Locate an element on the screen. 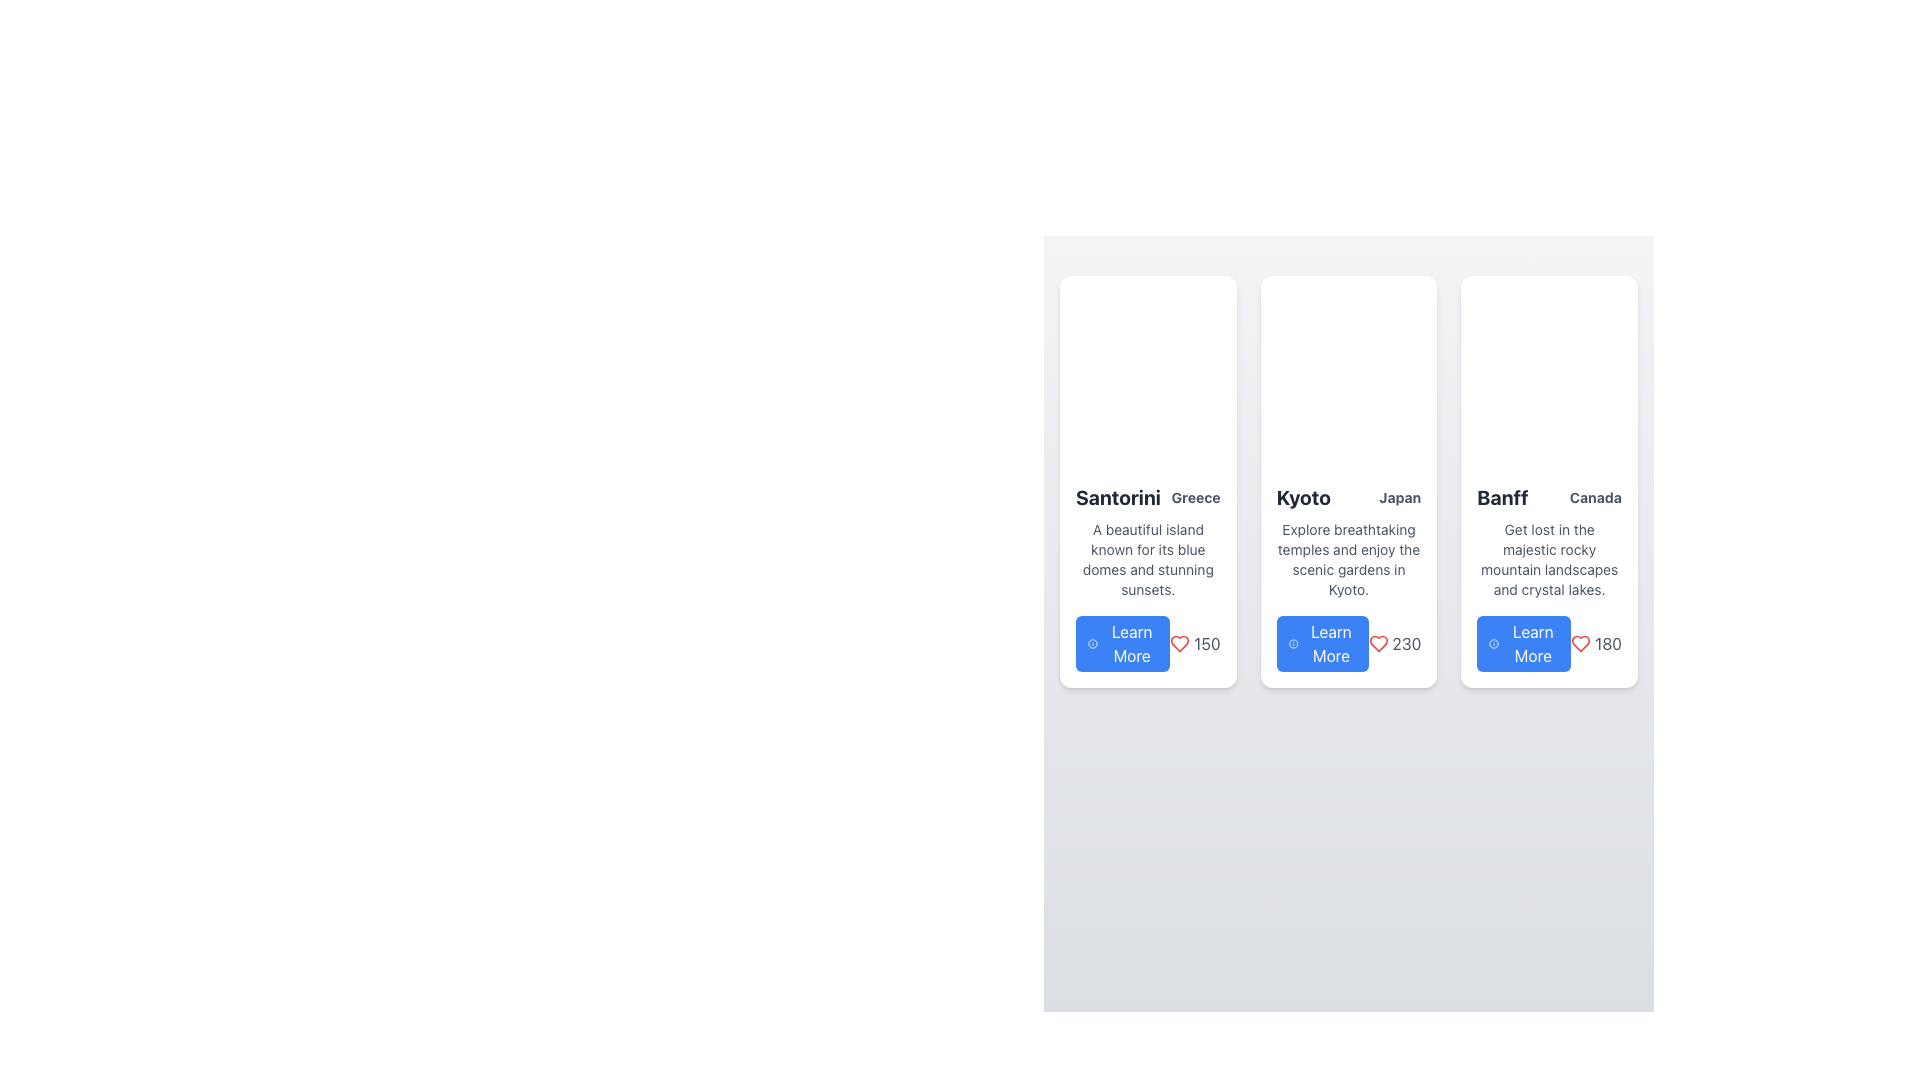 This screenshot has width=1920, height=1080. the button located at the bottom of the 'Kyoto, Japan' card is located at coordinates (1322, 644).